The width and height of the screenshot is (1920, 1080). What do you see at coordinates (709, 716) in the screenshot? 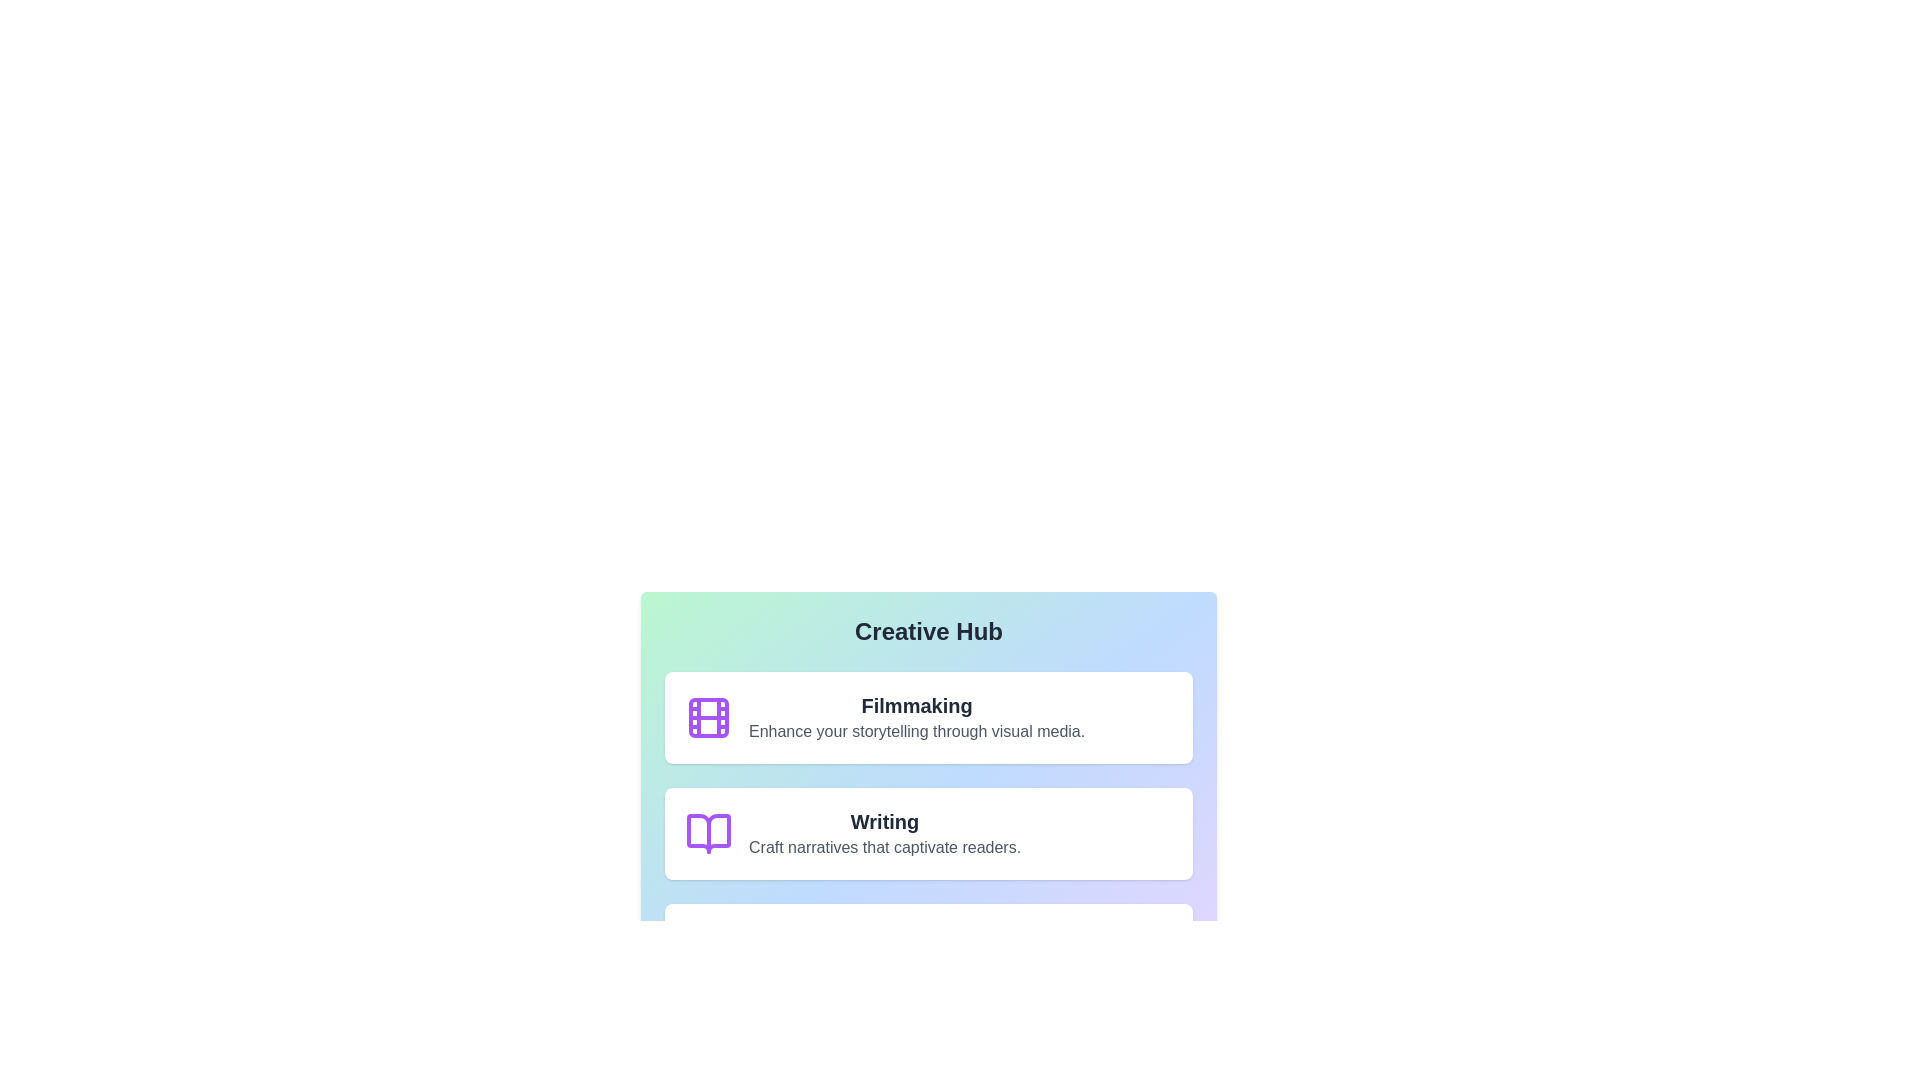
I see `the icon associated with Filmmaking` at bounding box center [709, 716].